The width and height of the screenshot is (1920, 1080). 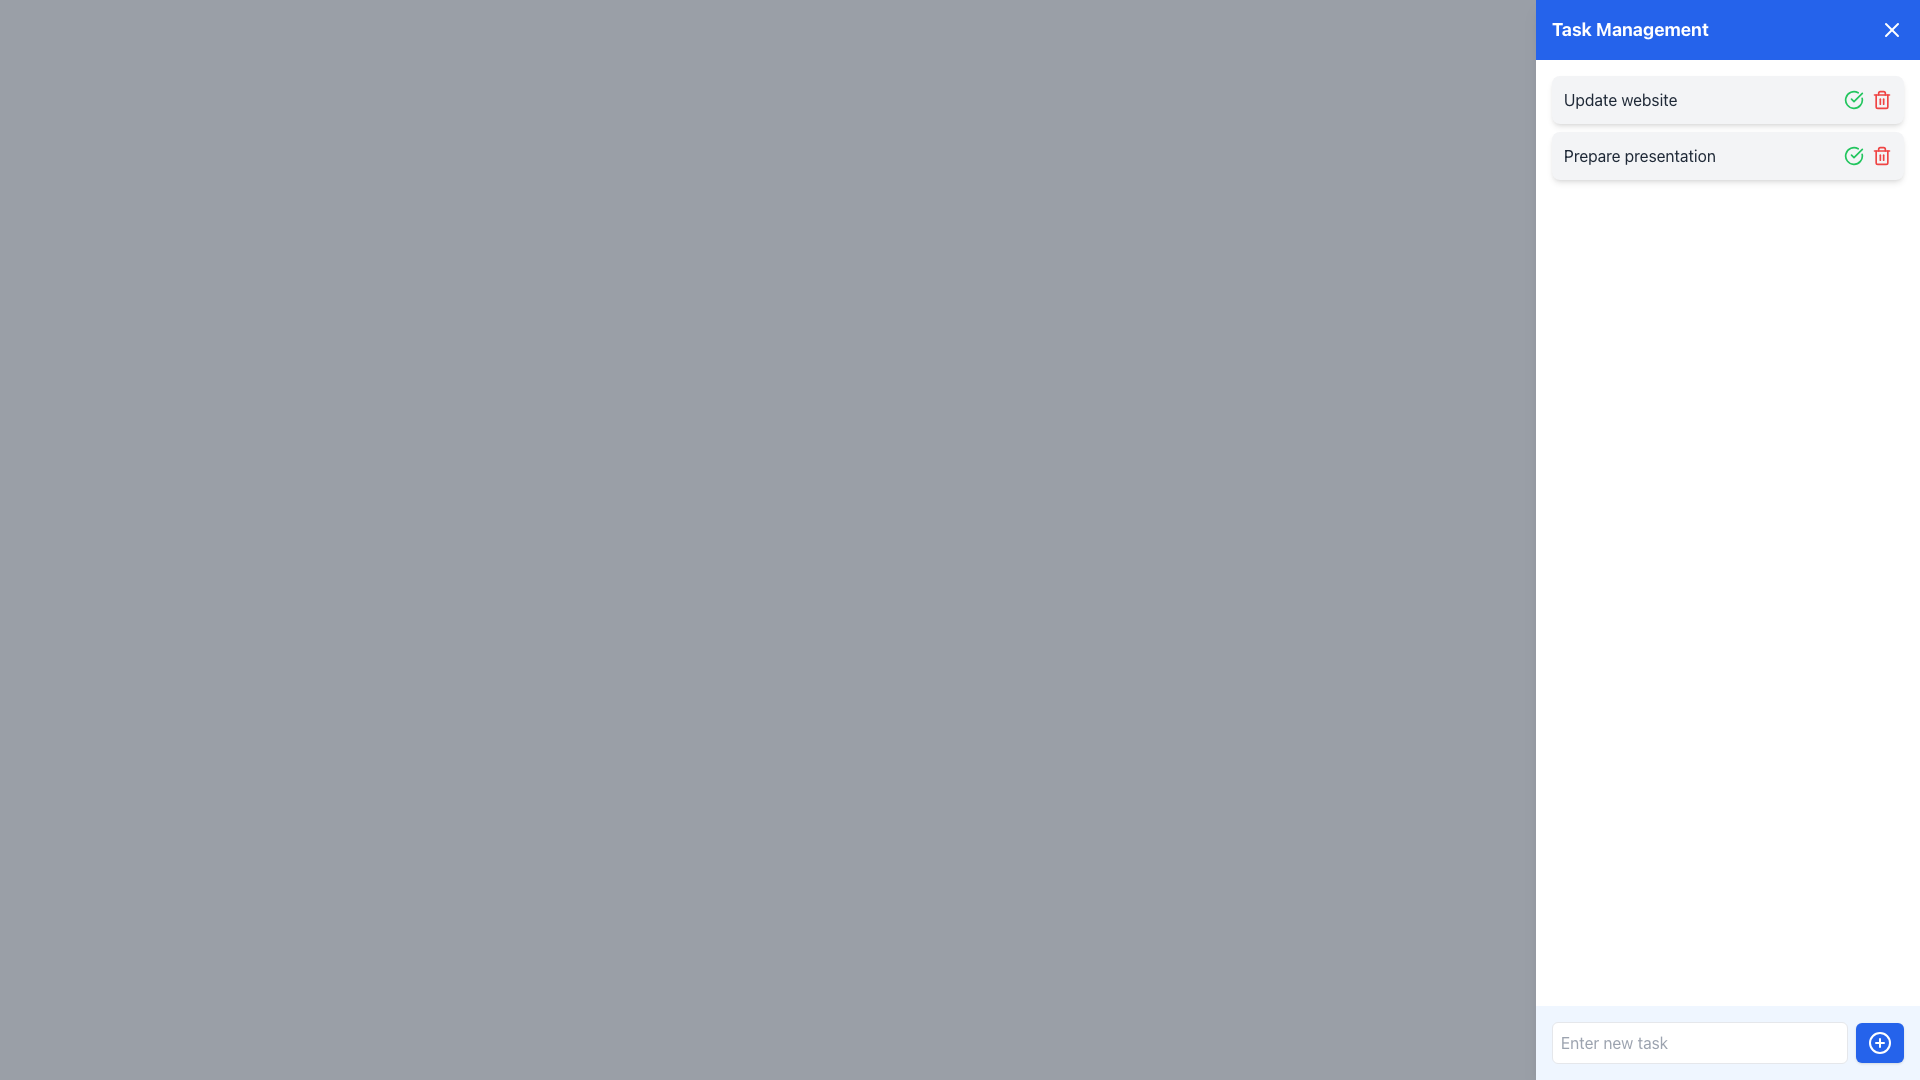 What do you see at coordinates (1879, 1041) in the screenshot?
I see `the button with a circular plus sign icon on a blue background` at bounding box center [1879, 1041].